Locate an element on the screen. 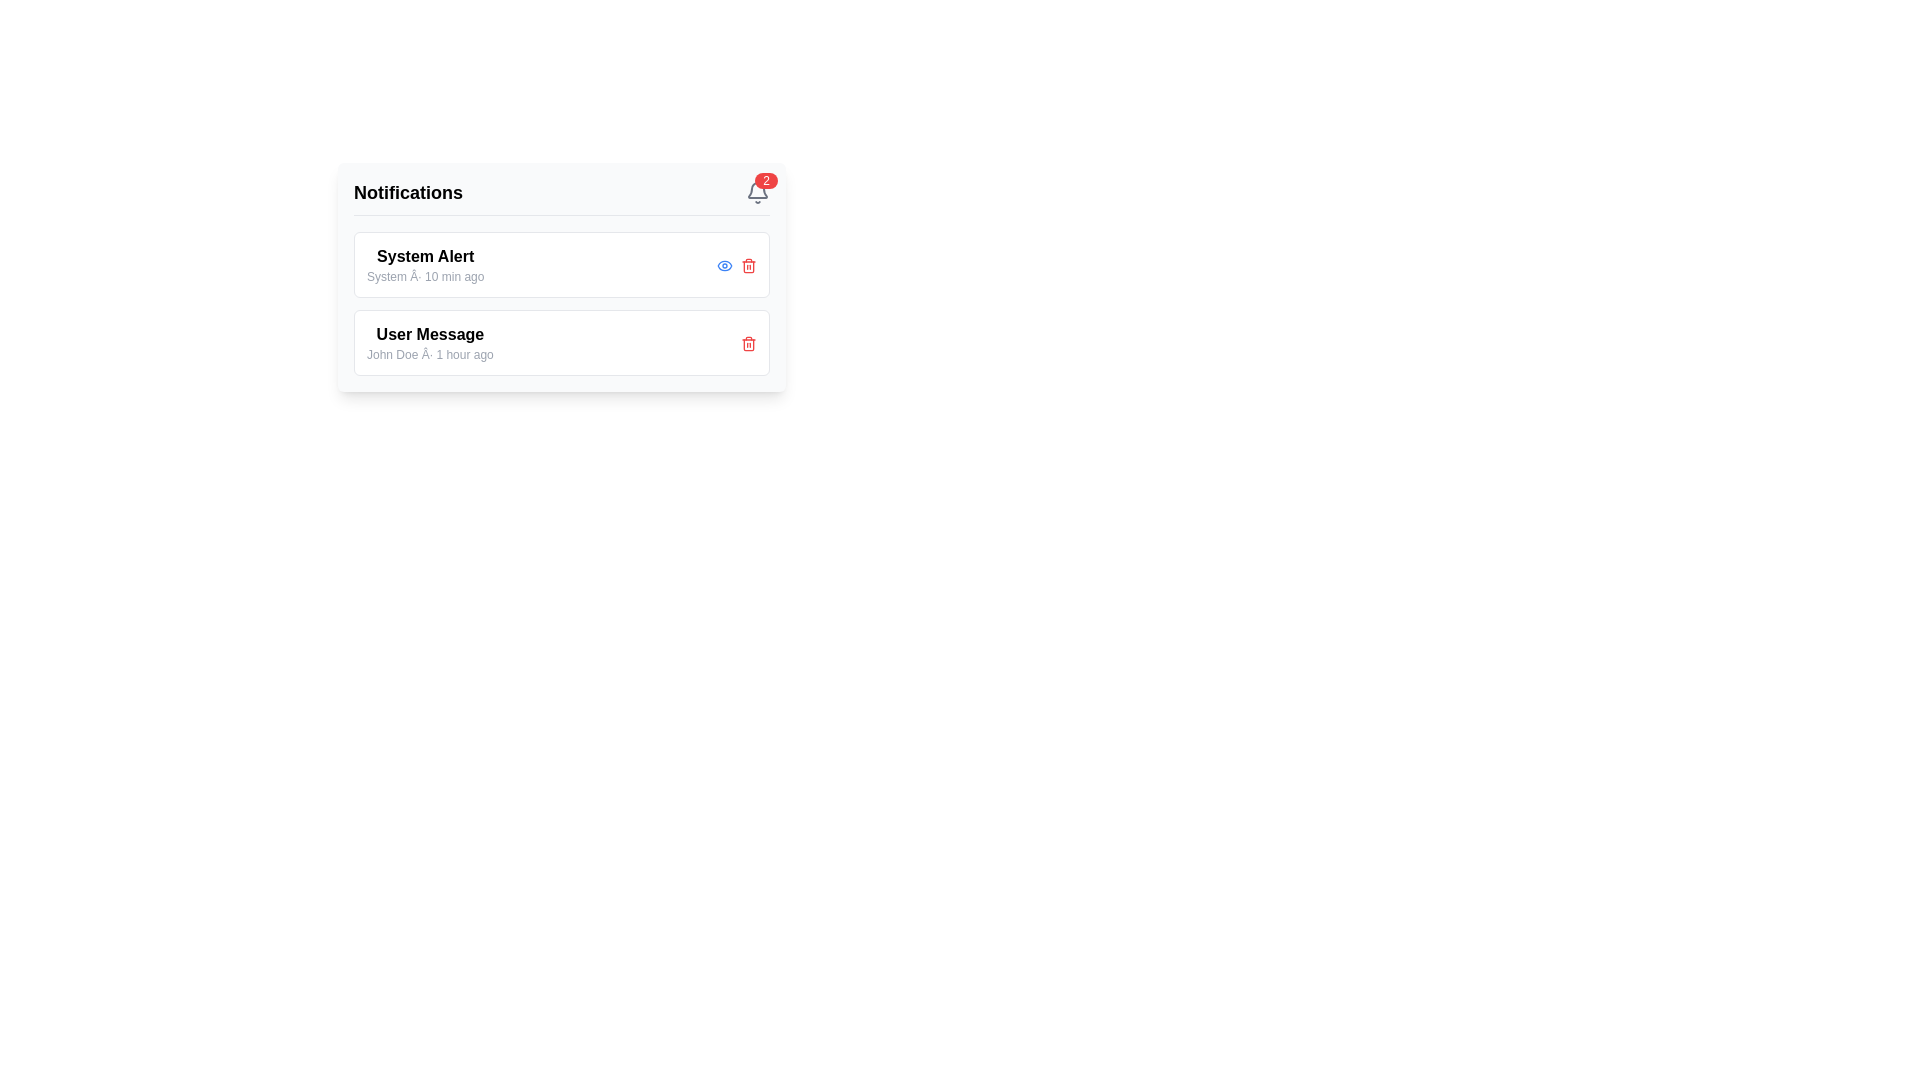 The image size is (1920, 1080). the bolded header text element that serves as the title of the notification, located in the uppermost notification card in the notifications section is located at coordinates (424, 256).